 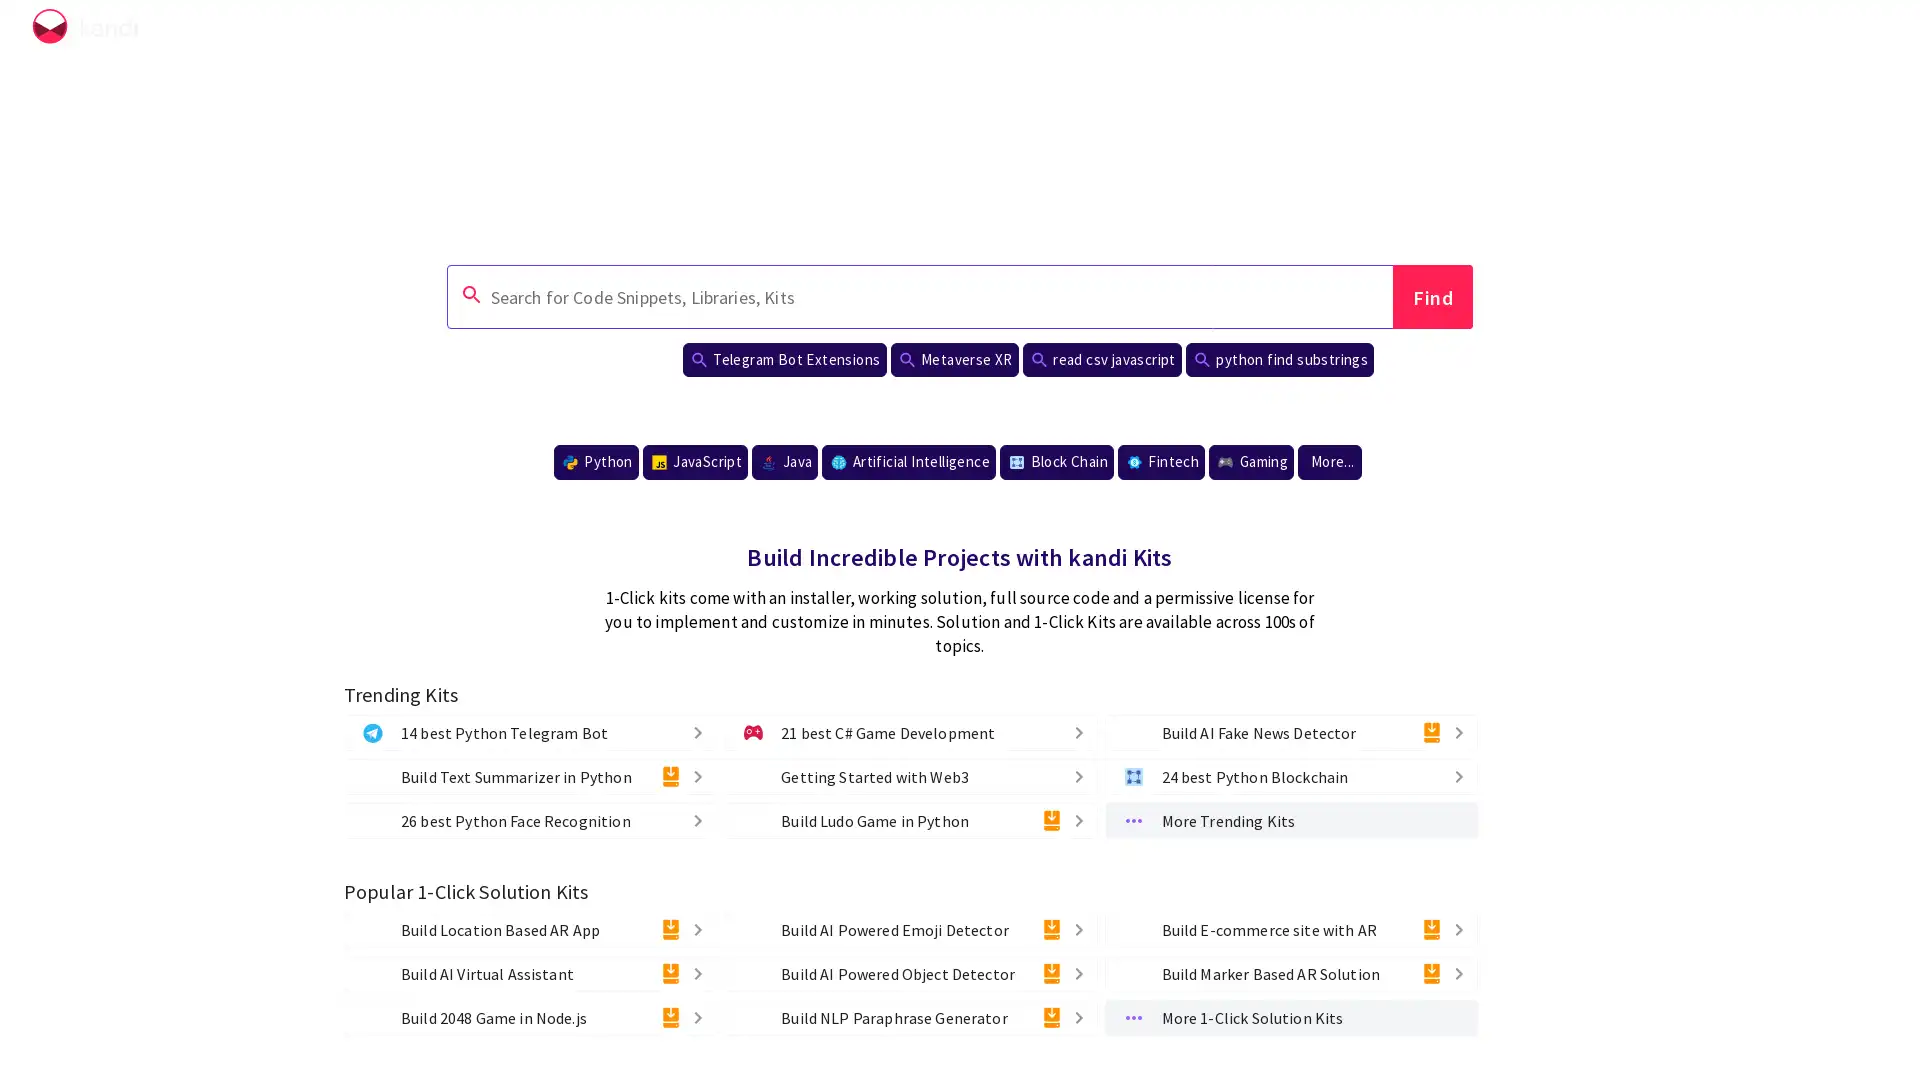 What do you see at coordinates (697, 1017) in the screenshot?
I see `delete` at bounding box center [697, 1017].